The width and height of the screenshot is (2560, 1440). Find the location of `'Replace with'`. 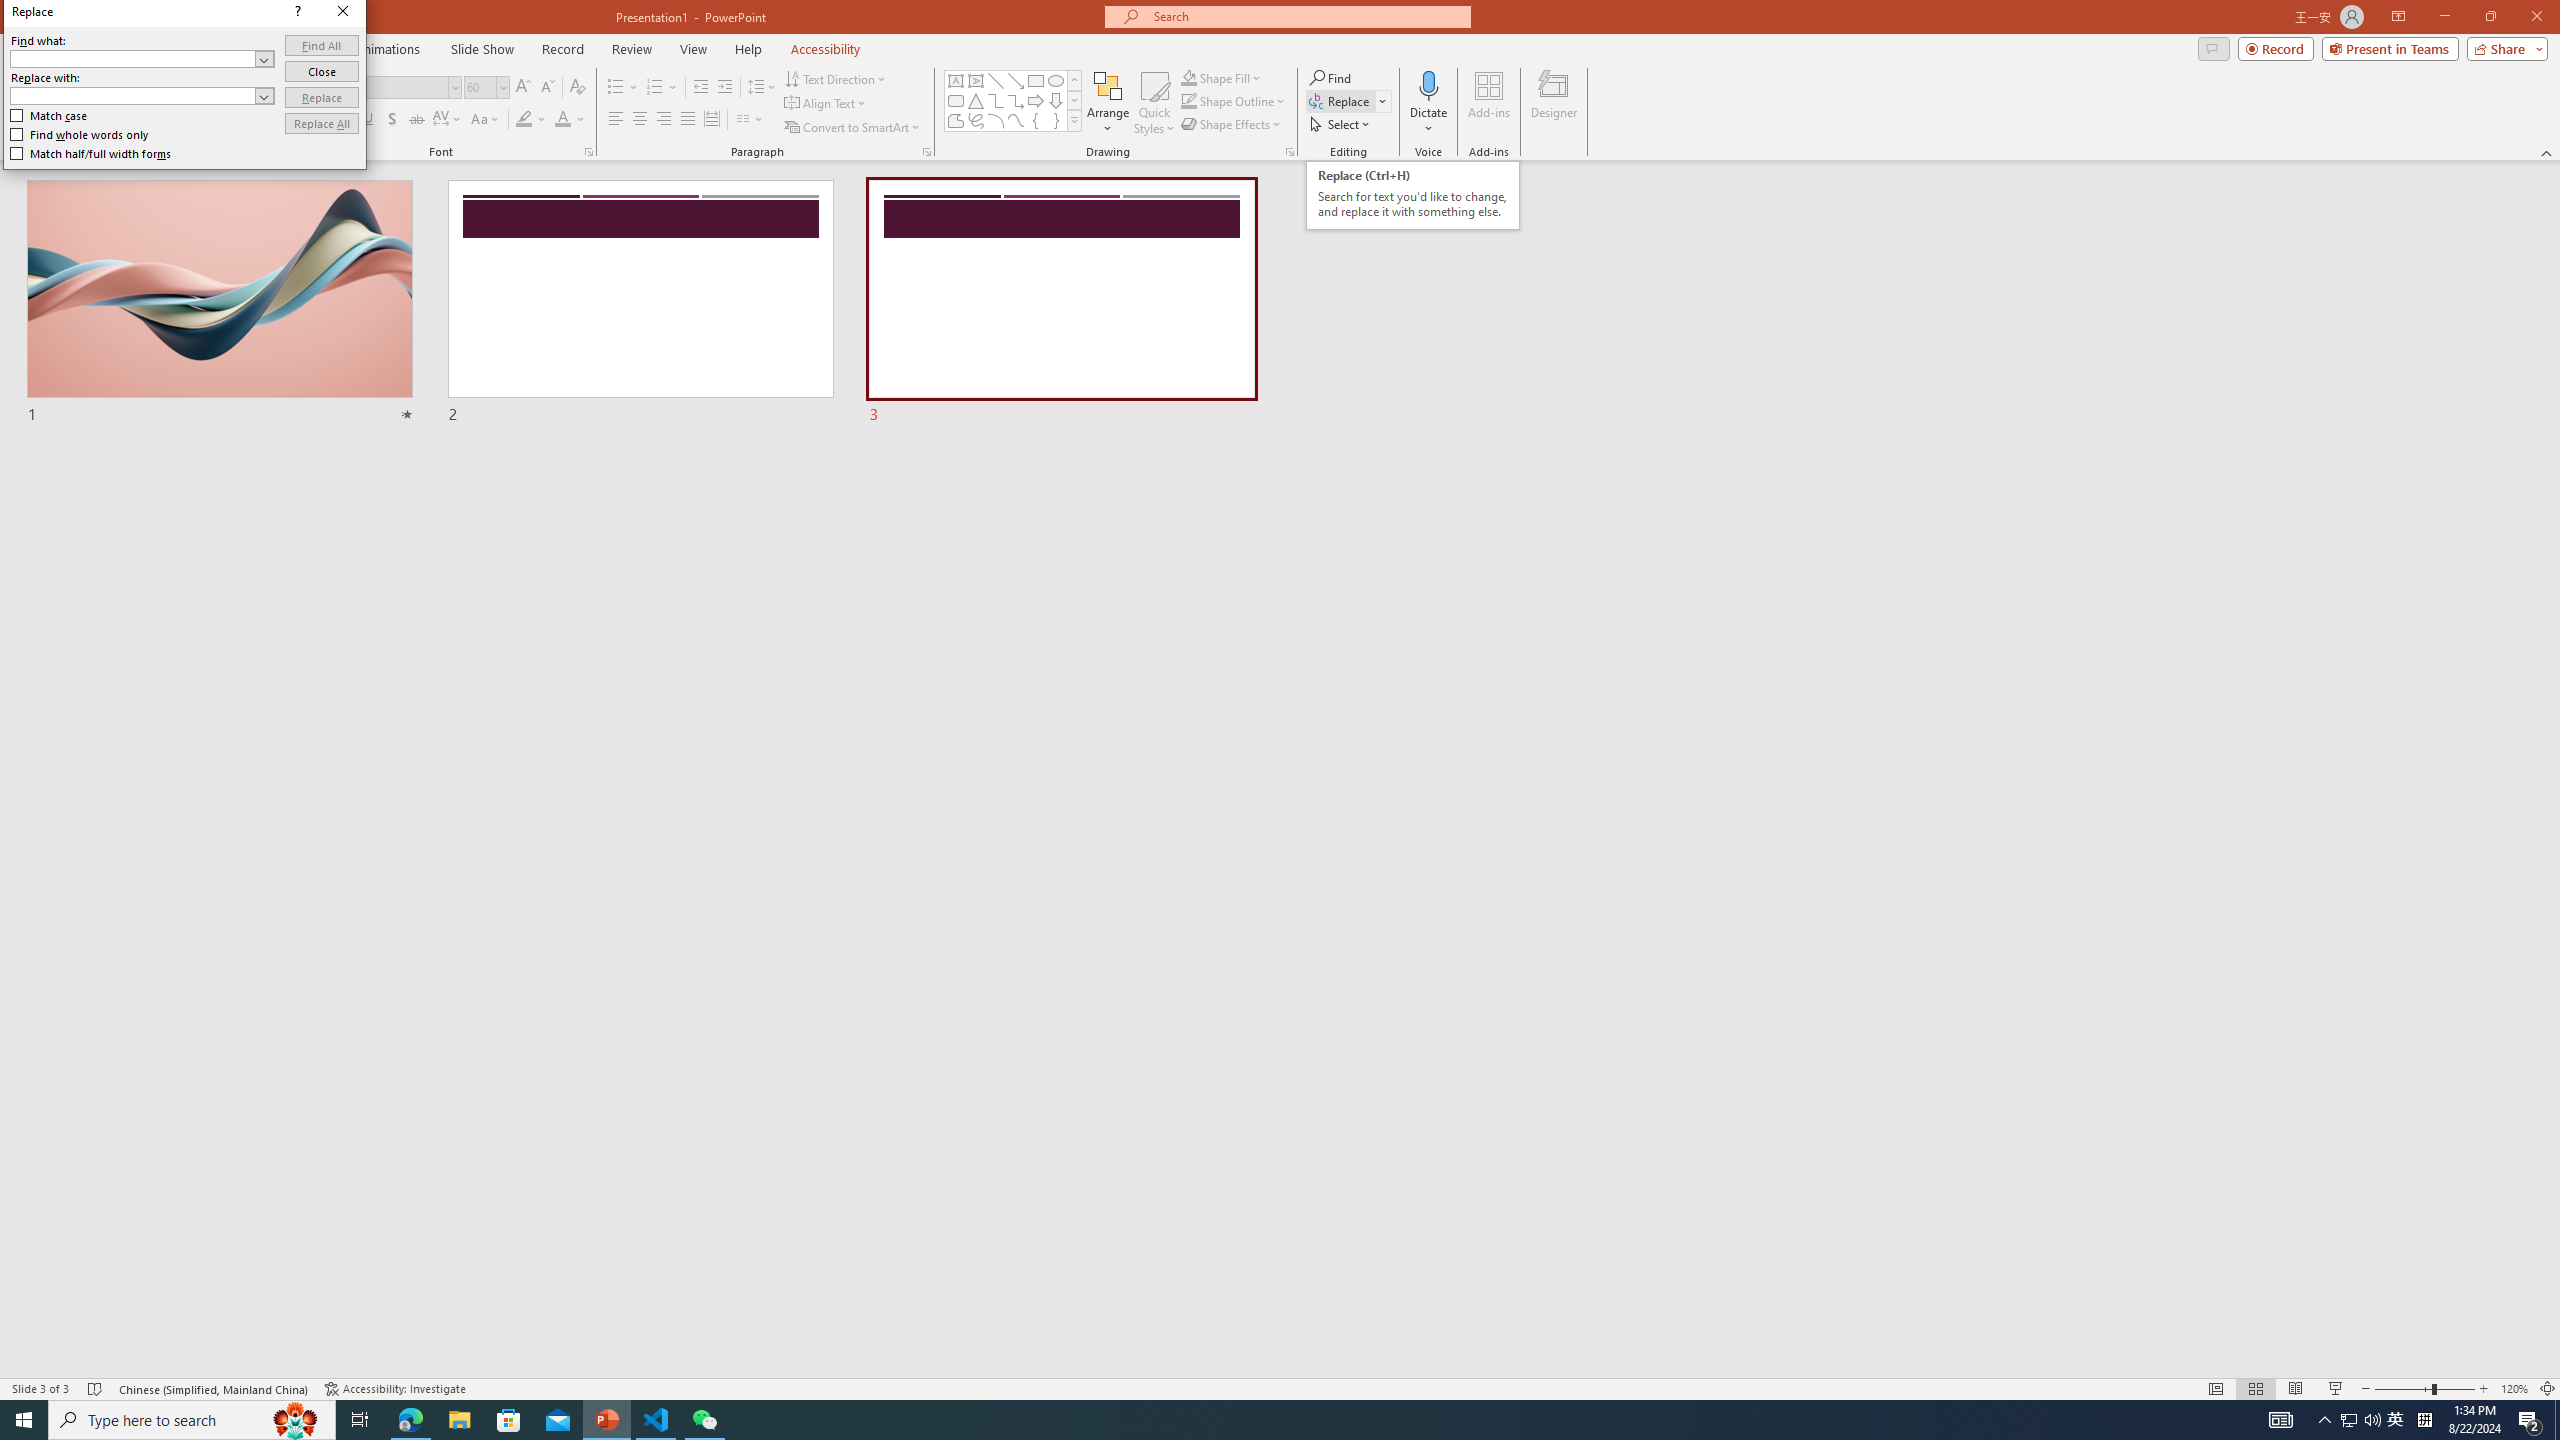

'Replace with' is located at coordinates (142, 95).